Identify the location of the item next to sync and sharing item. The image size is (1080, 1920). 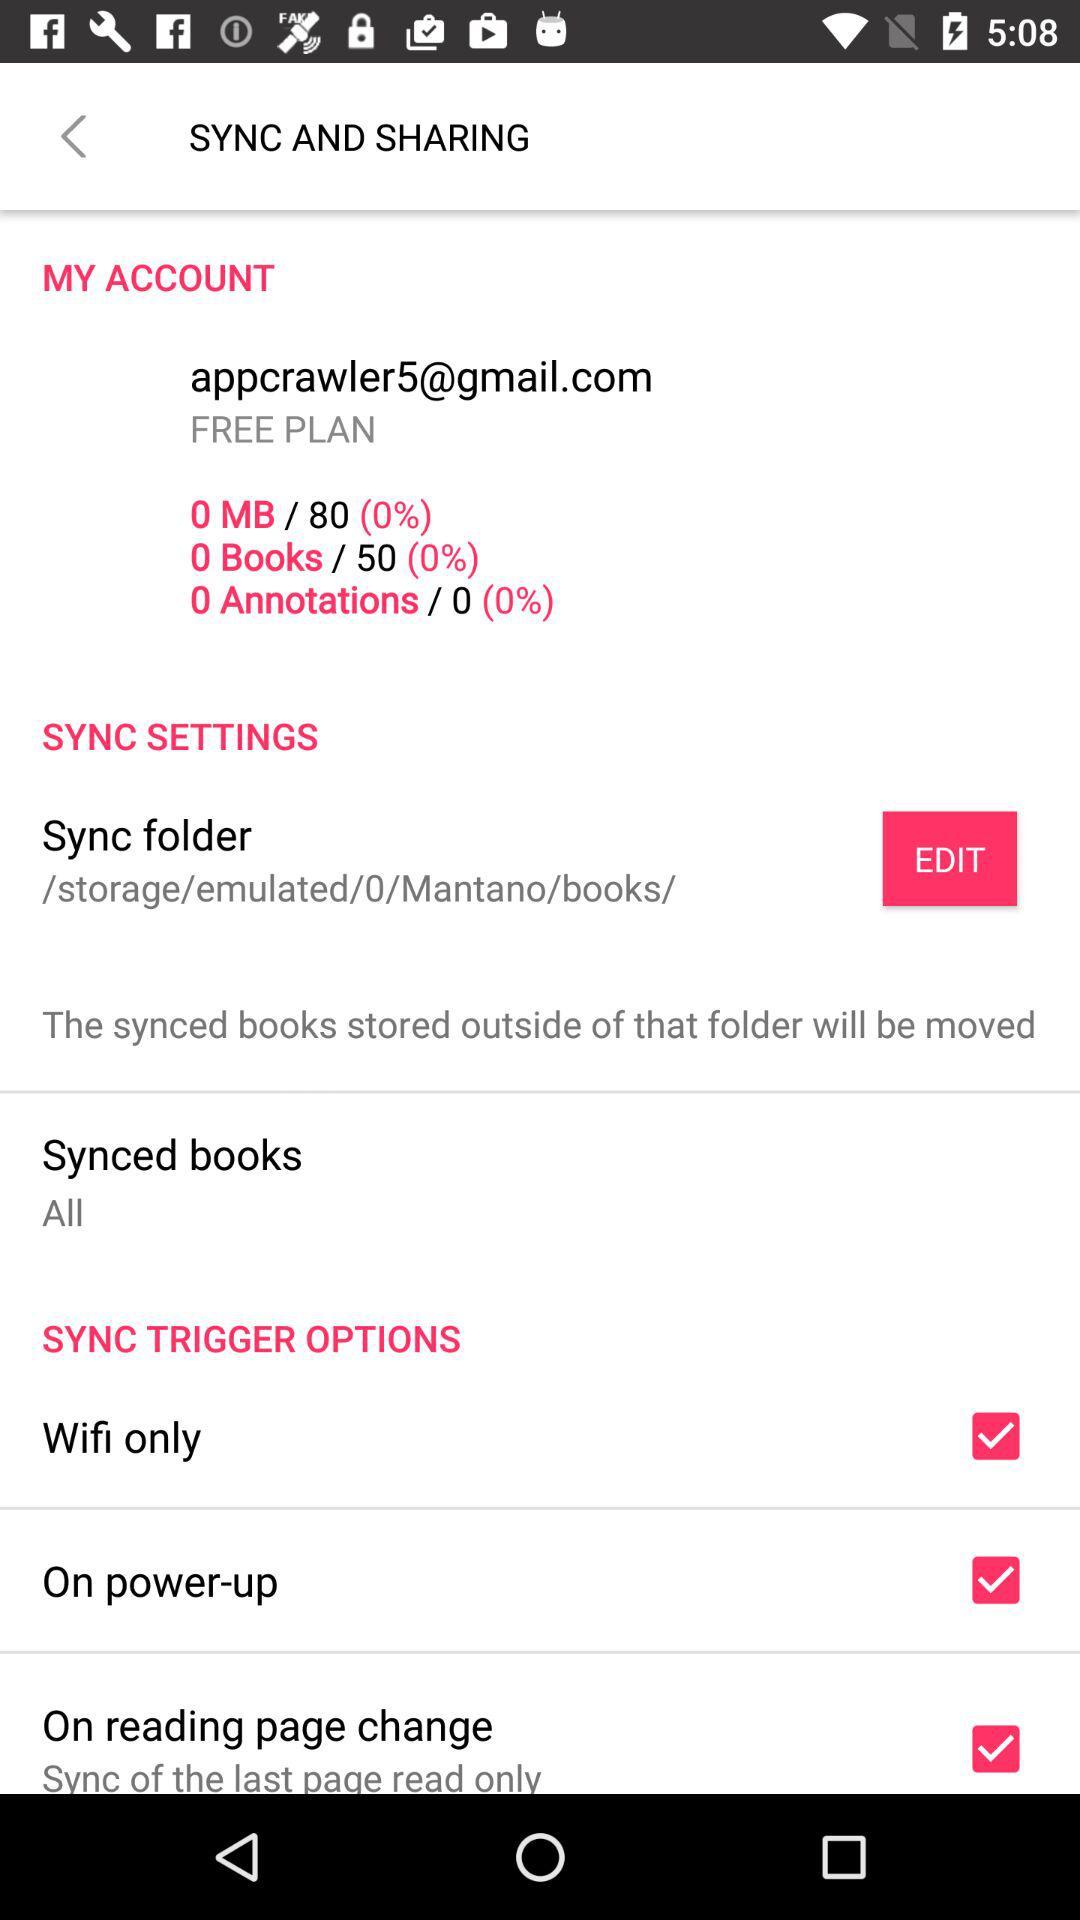
(72, 135).